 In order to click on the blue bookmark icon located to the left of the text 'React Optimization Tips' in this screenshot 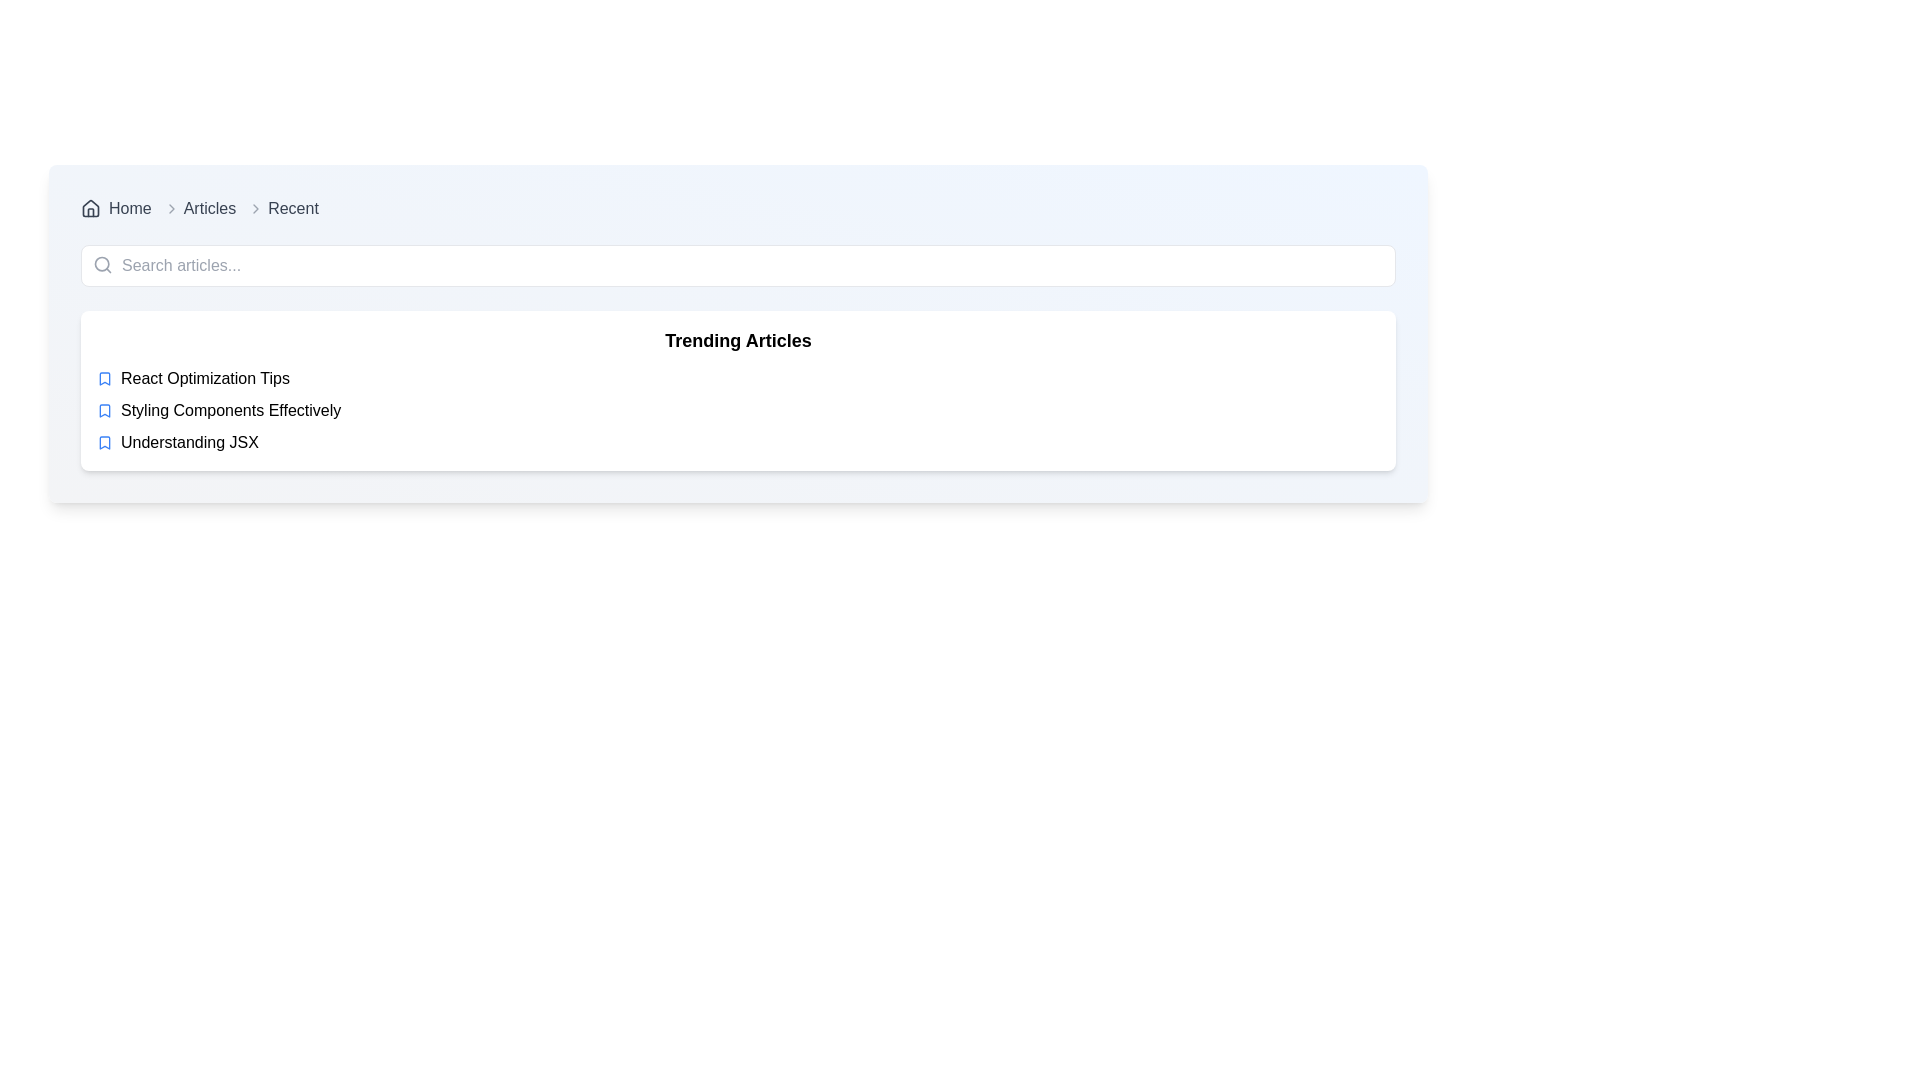, I will do `click(104, 378)`.